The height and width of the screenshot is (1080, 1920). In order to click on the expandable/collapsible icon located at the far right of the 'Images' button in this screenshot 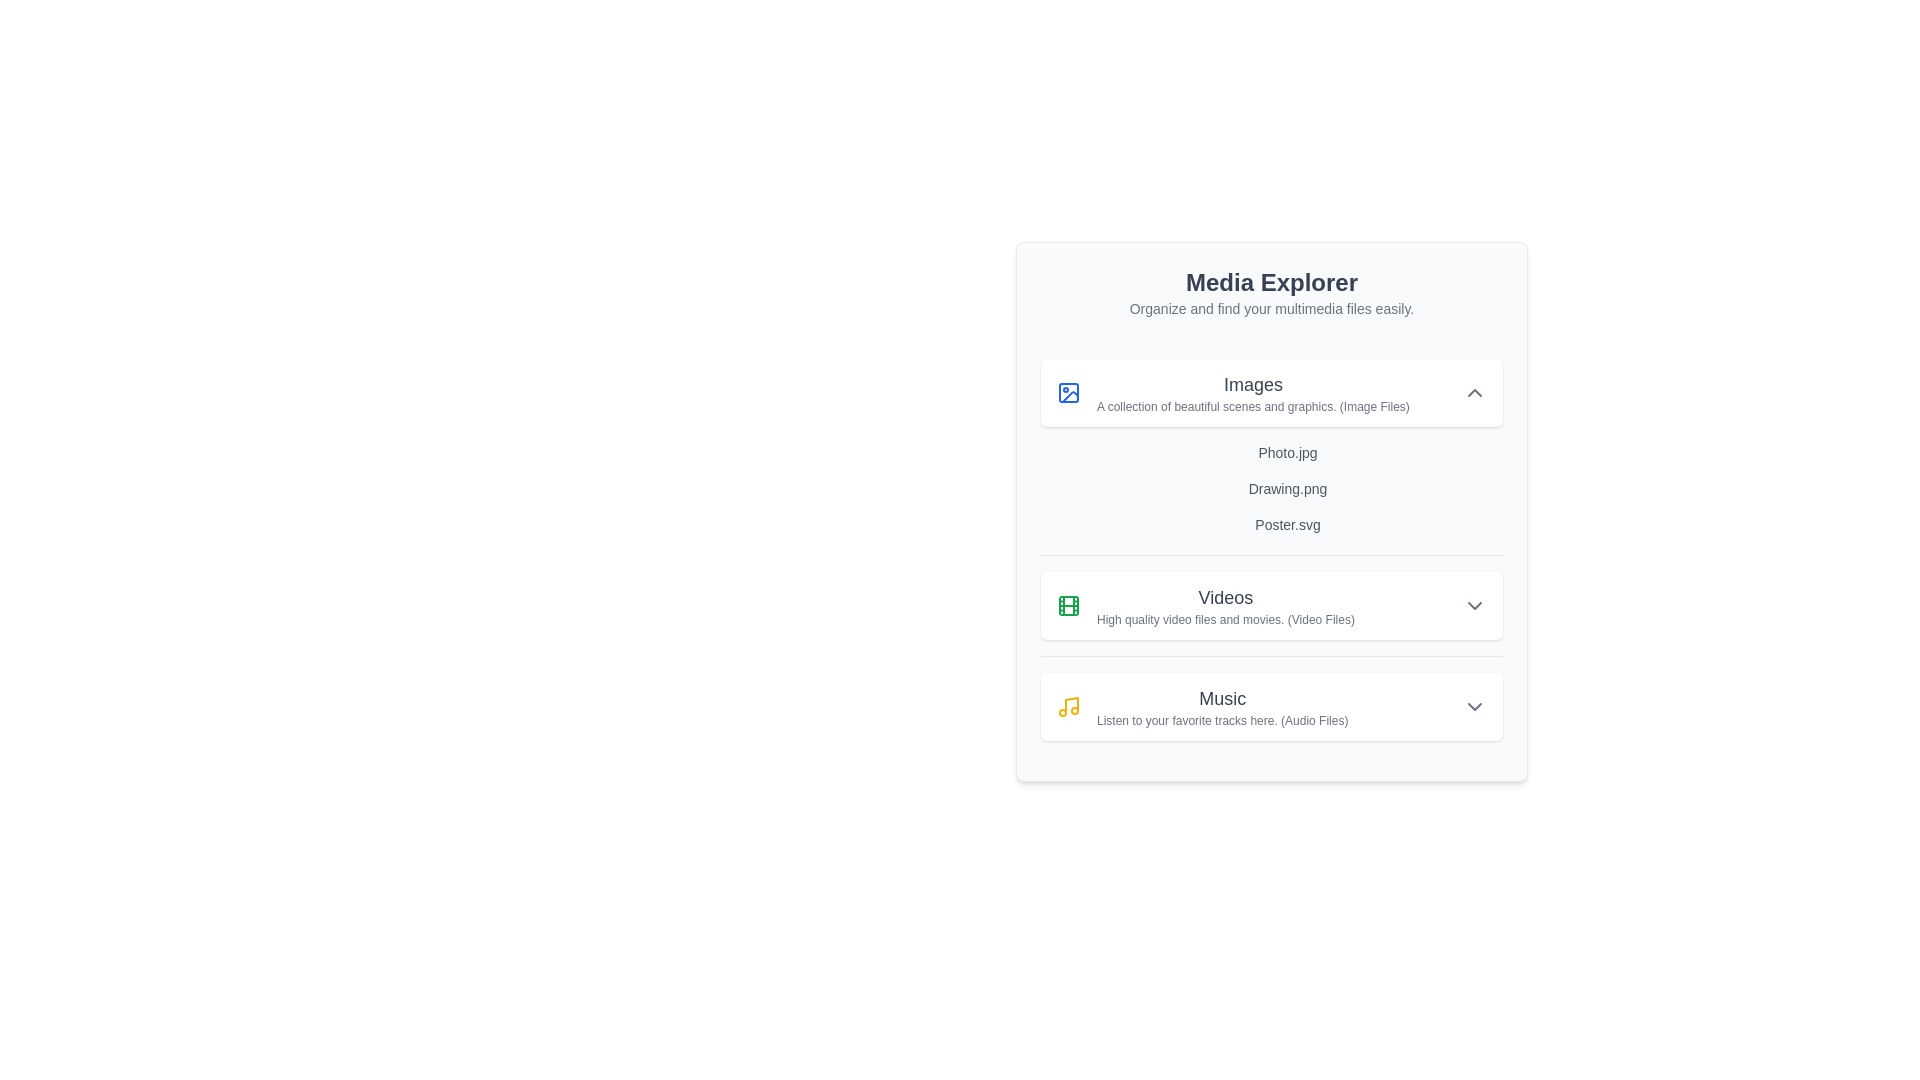, I will do `click(1474, 393)`.